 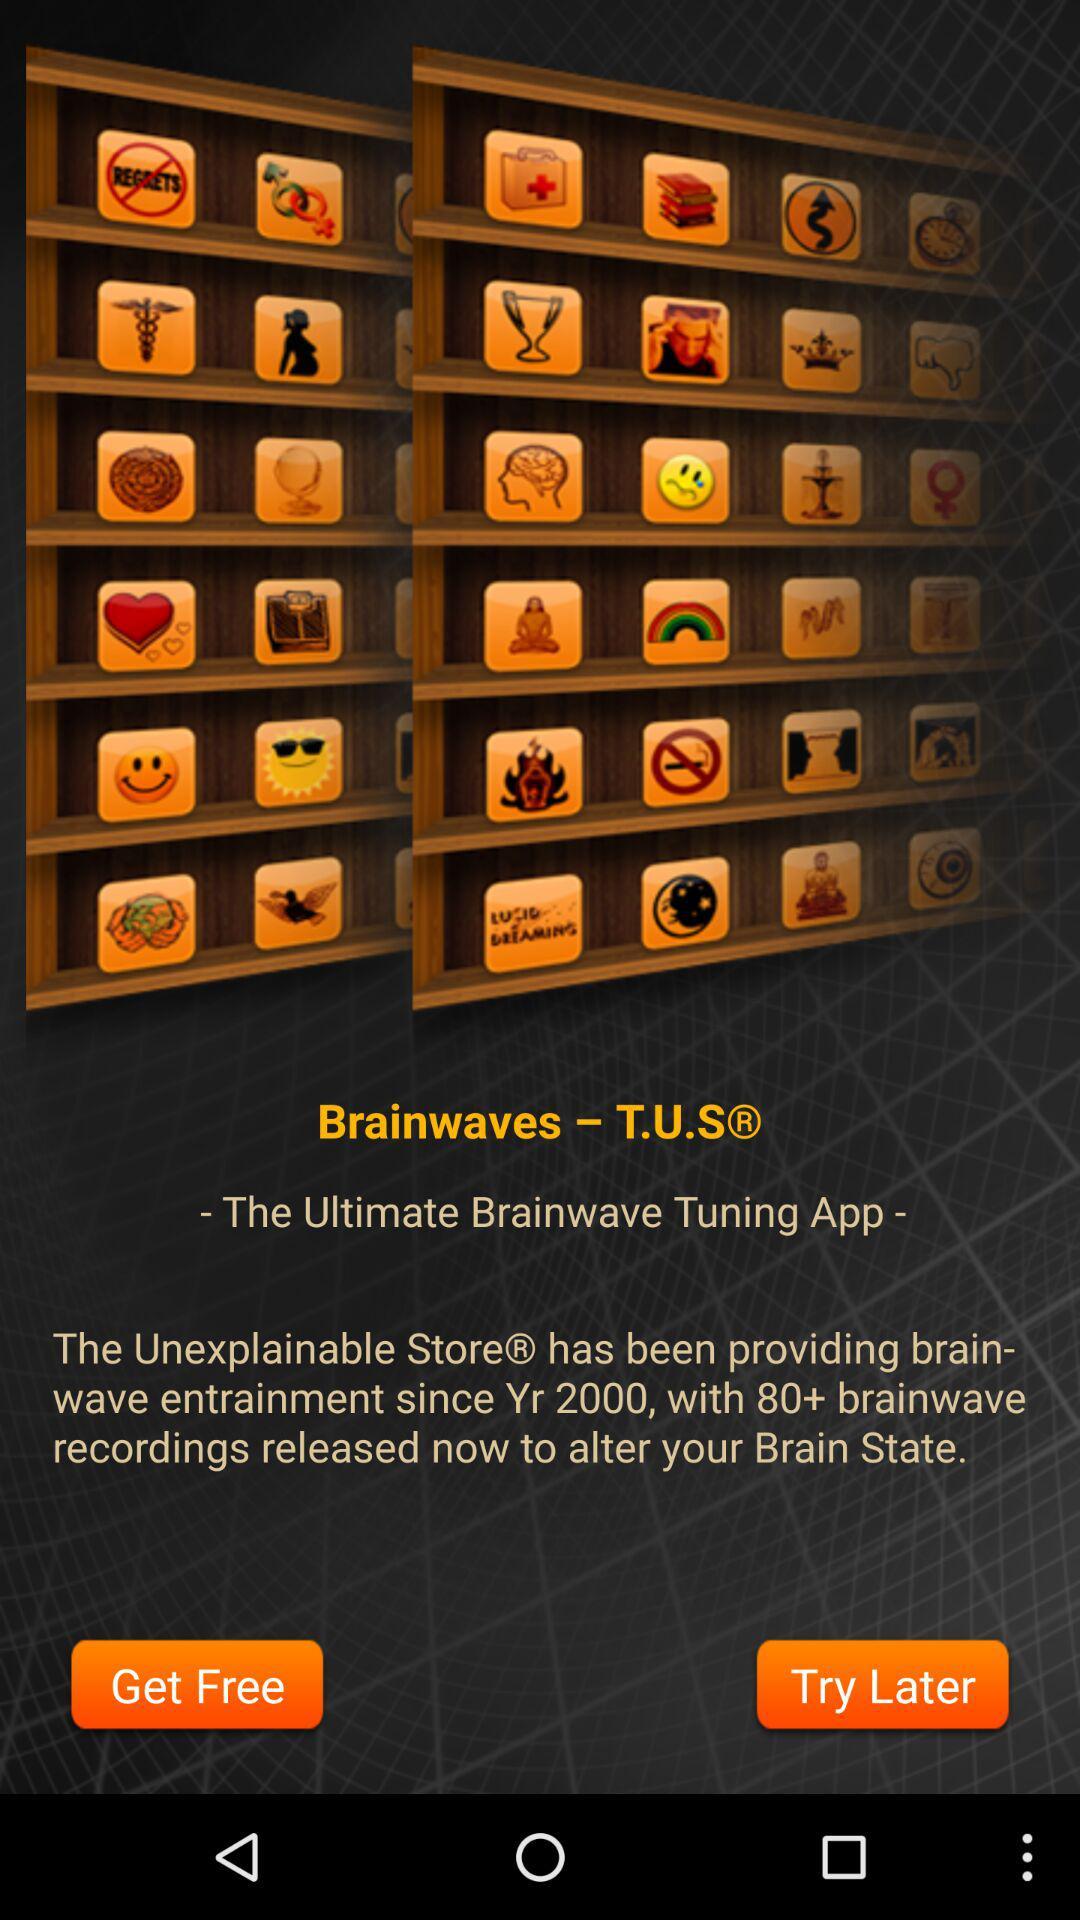 I want to click on try later button, so click(x=881, y=1688).